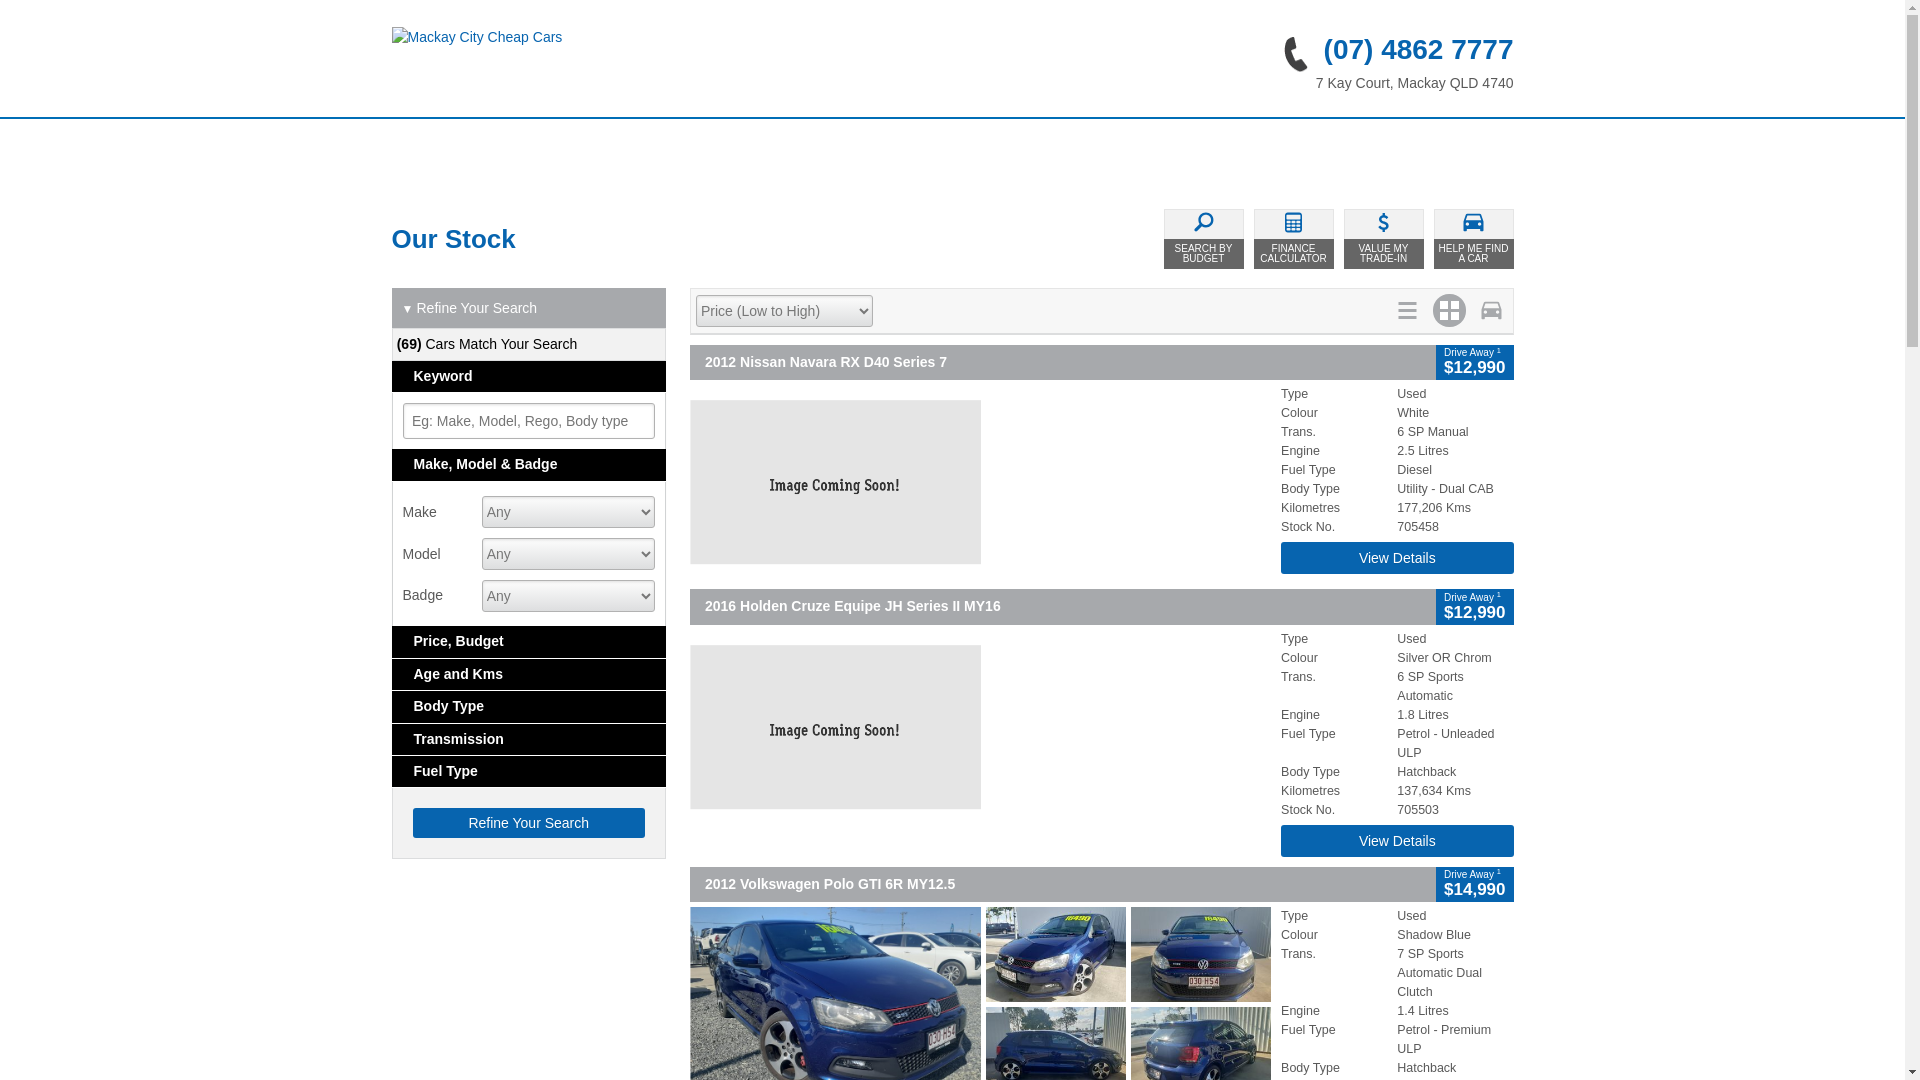 This screenshot has height=1080, width=1920. Describe the element at coordinates (1203, 238) in the screenshot. I see `'SEARCH BY BUDGET'` at that location.